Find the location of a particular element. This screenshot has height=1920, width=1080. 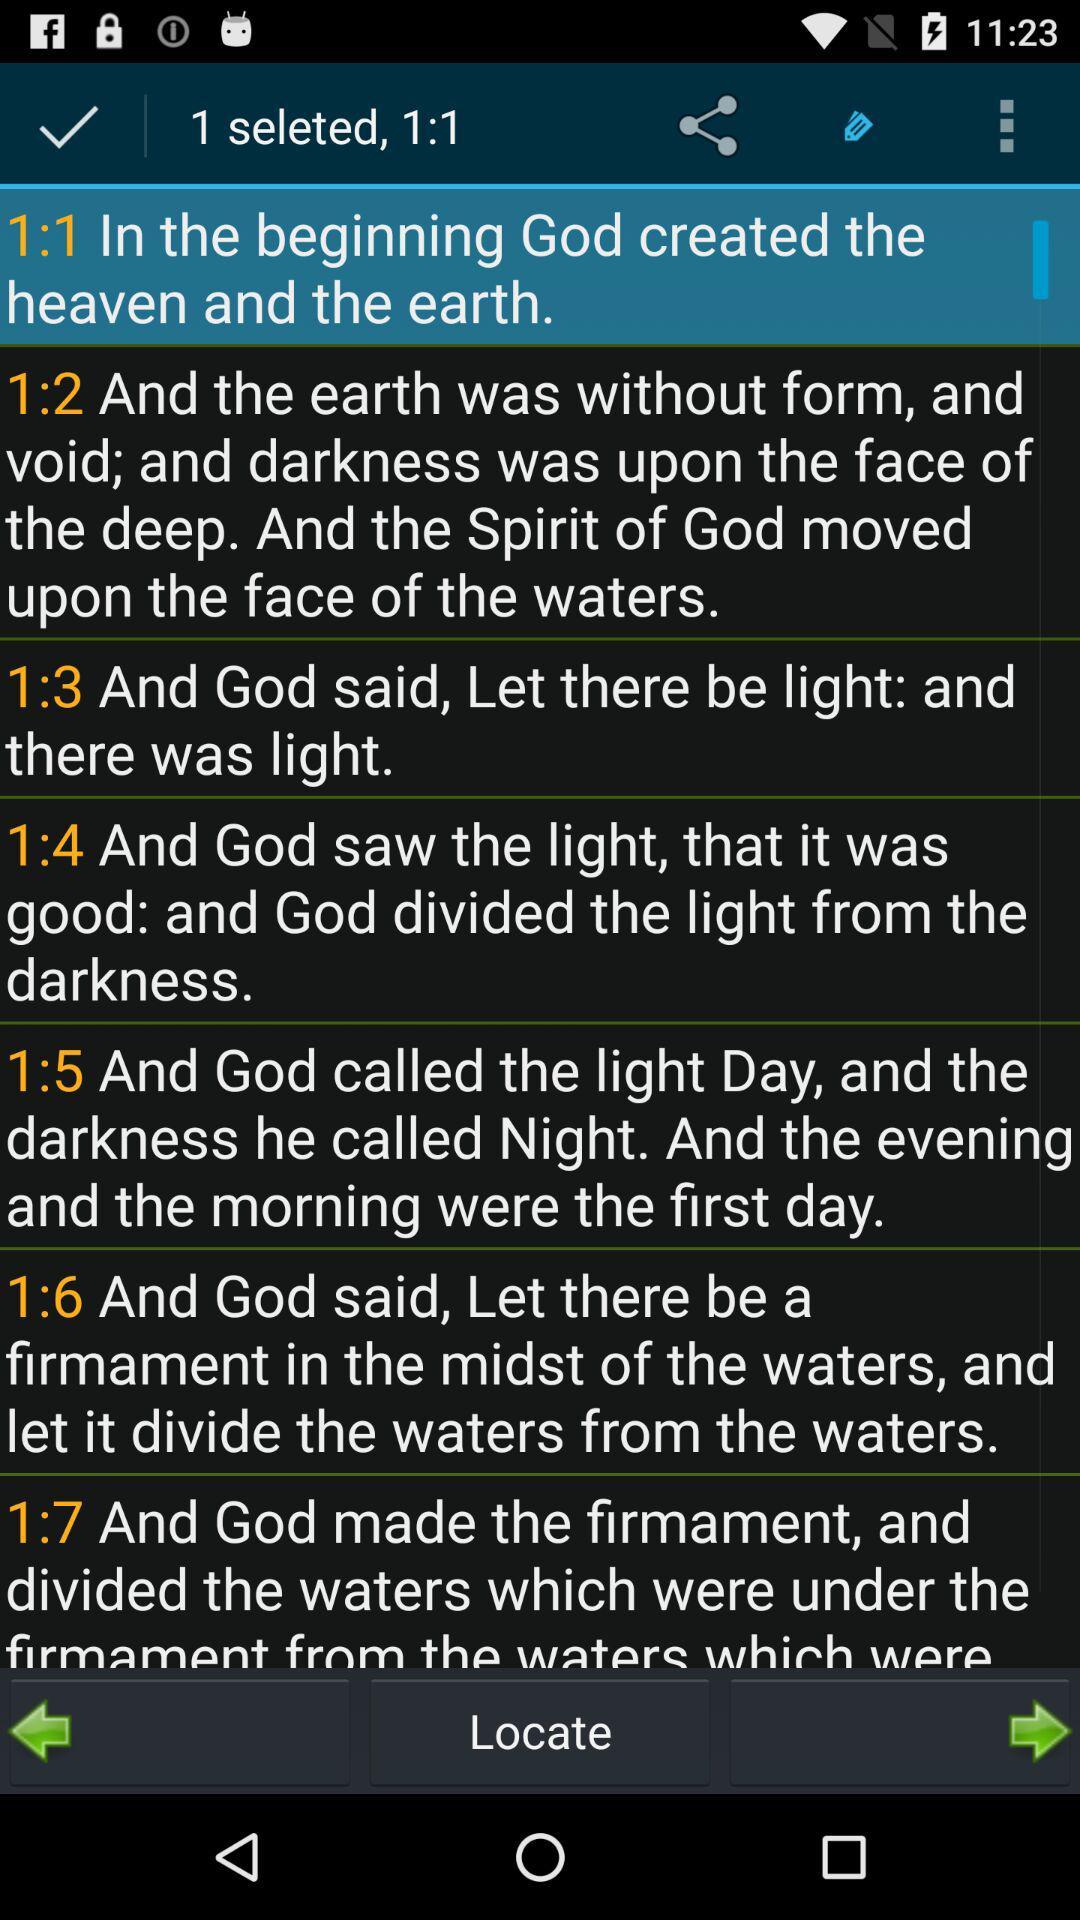

next is located at coordinates (898, 1730).